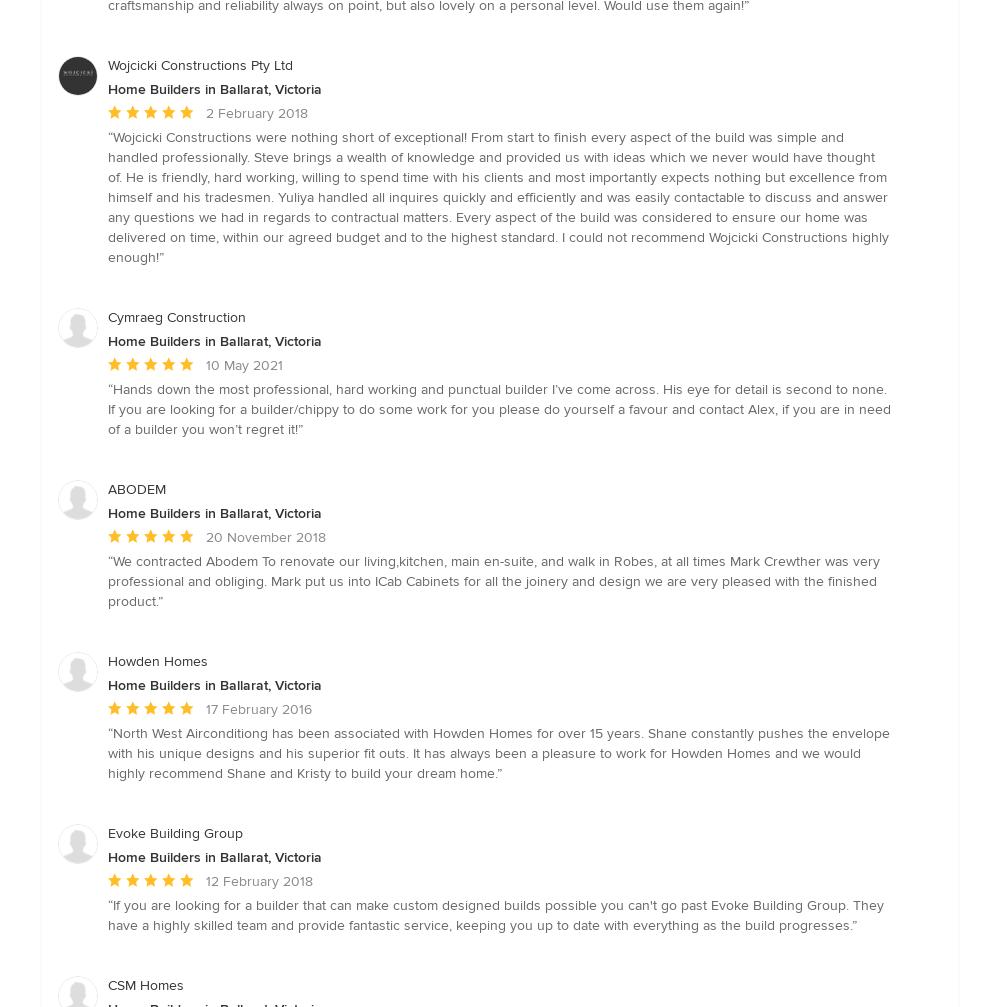 Image resolution: width=1000 pixels, height=1007 pixels. Describe the element at coordinates (498, 408) in the screenshot. I see `'Hands down the most professional, hard working and punctual builder I’ve come across. His eye for detail is second to none. If you are looking for a builder/chippy to do some work for you please do yourself a favour and contact Alex, if you are in need of a builder you won’t regret it!'` at that location.